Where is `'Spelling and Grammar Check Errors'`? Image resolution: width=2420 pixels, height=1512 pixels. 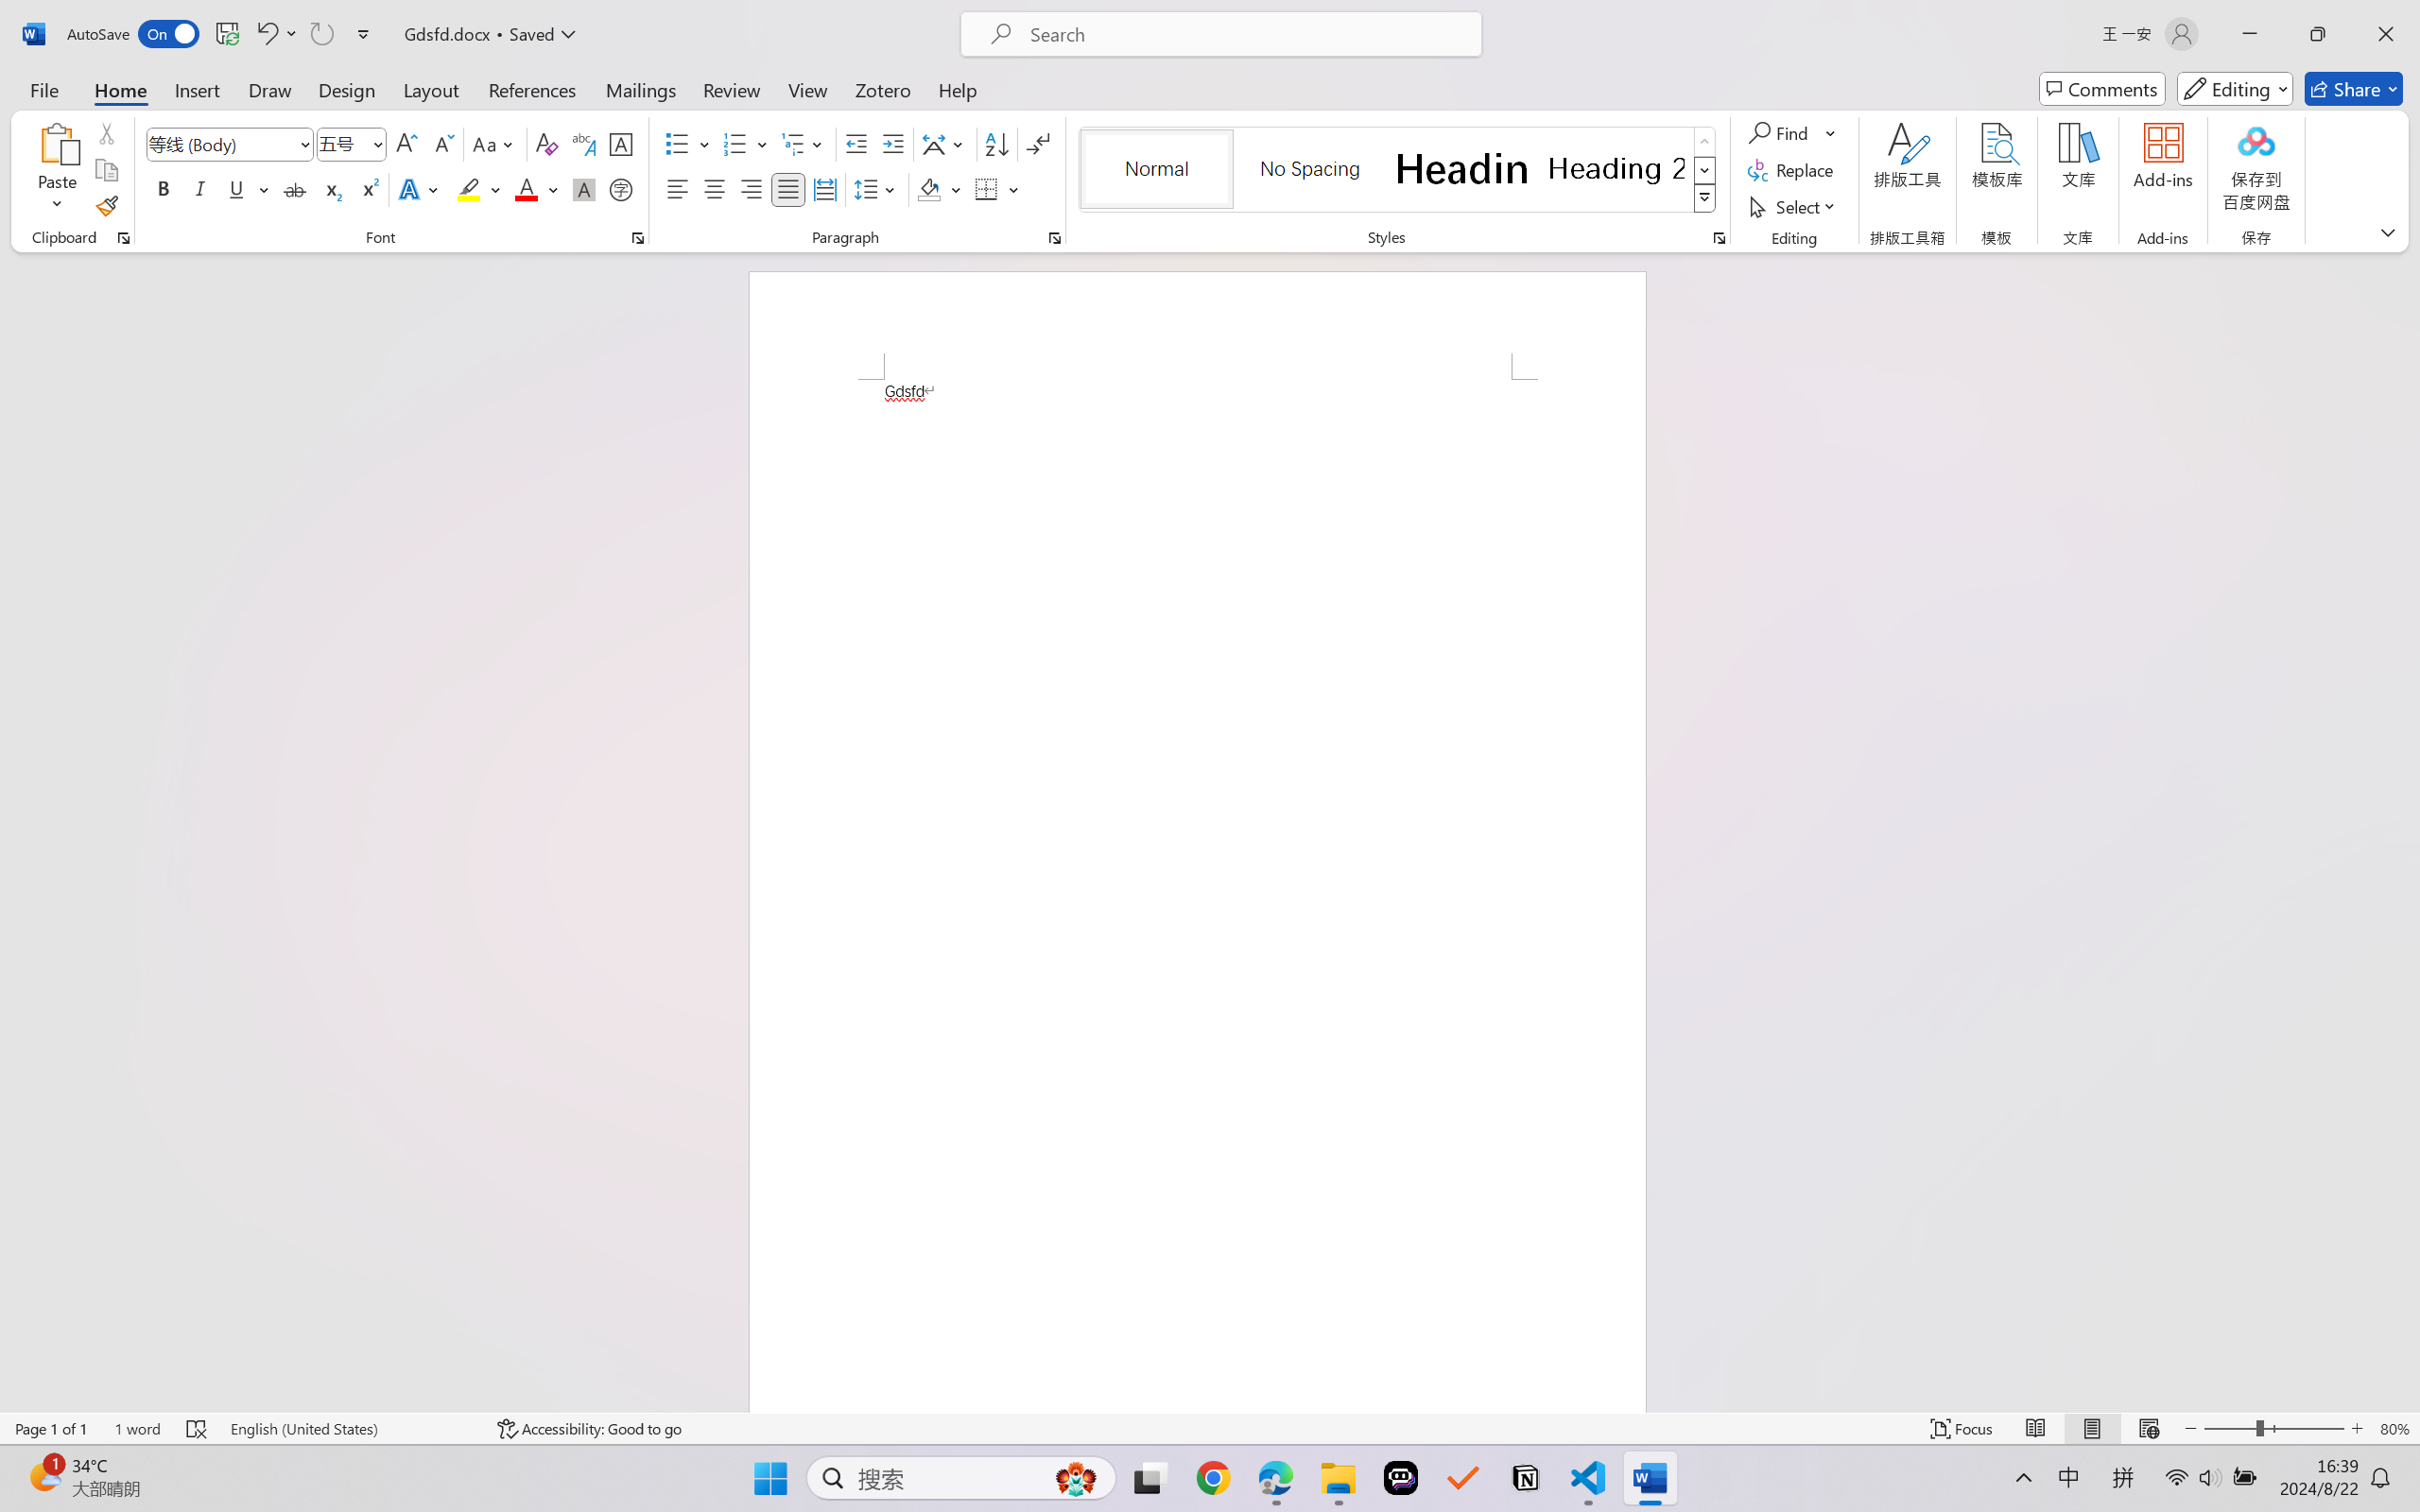 'Spelling and Grammar Check Errors' is located at coordinates (197, 1428).